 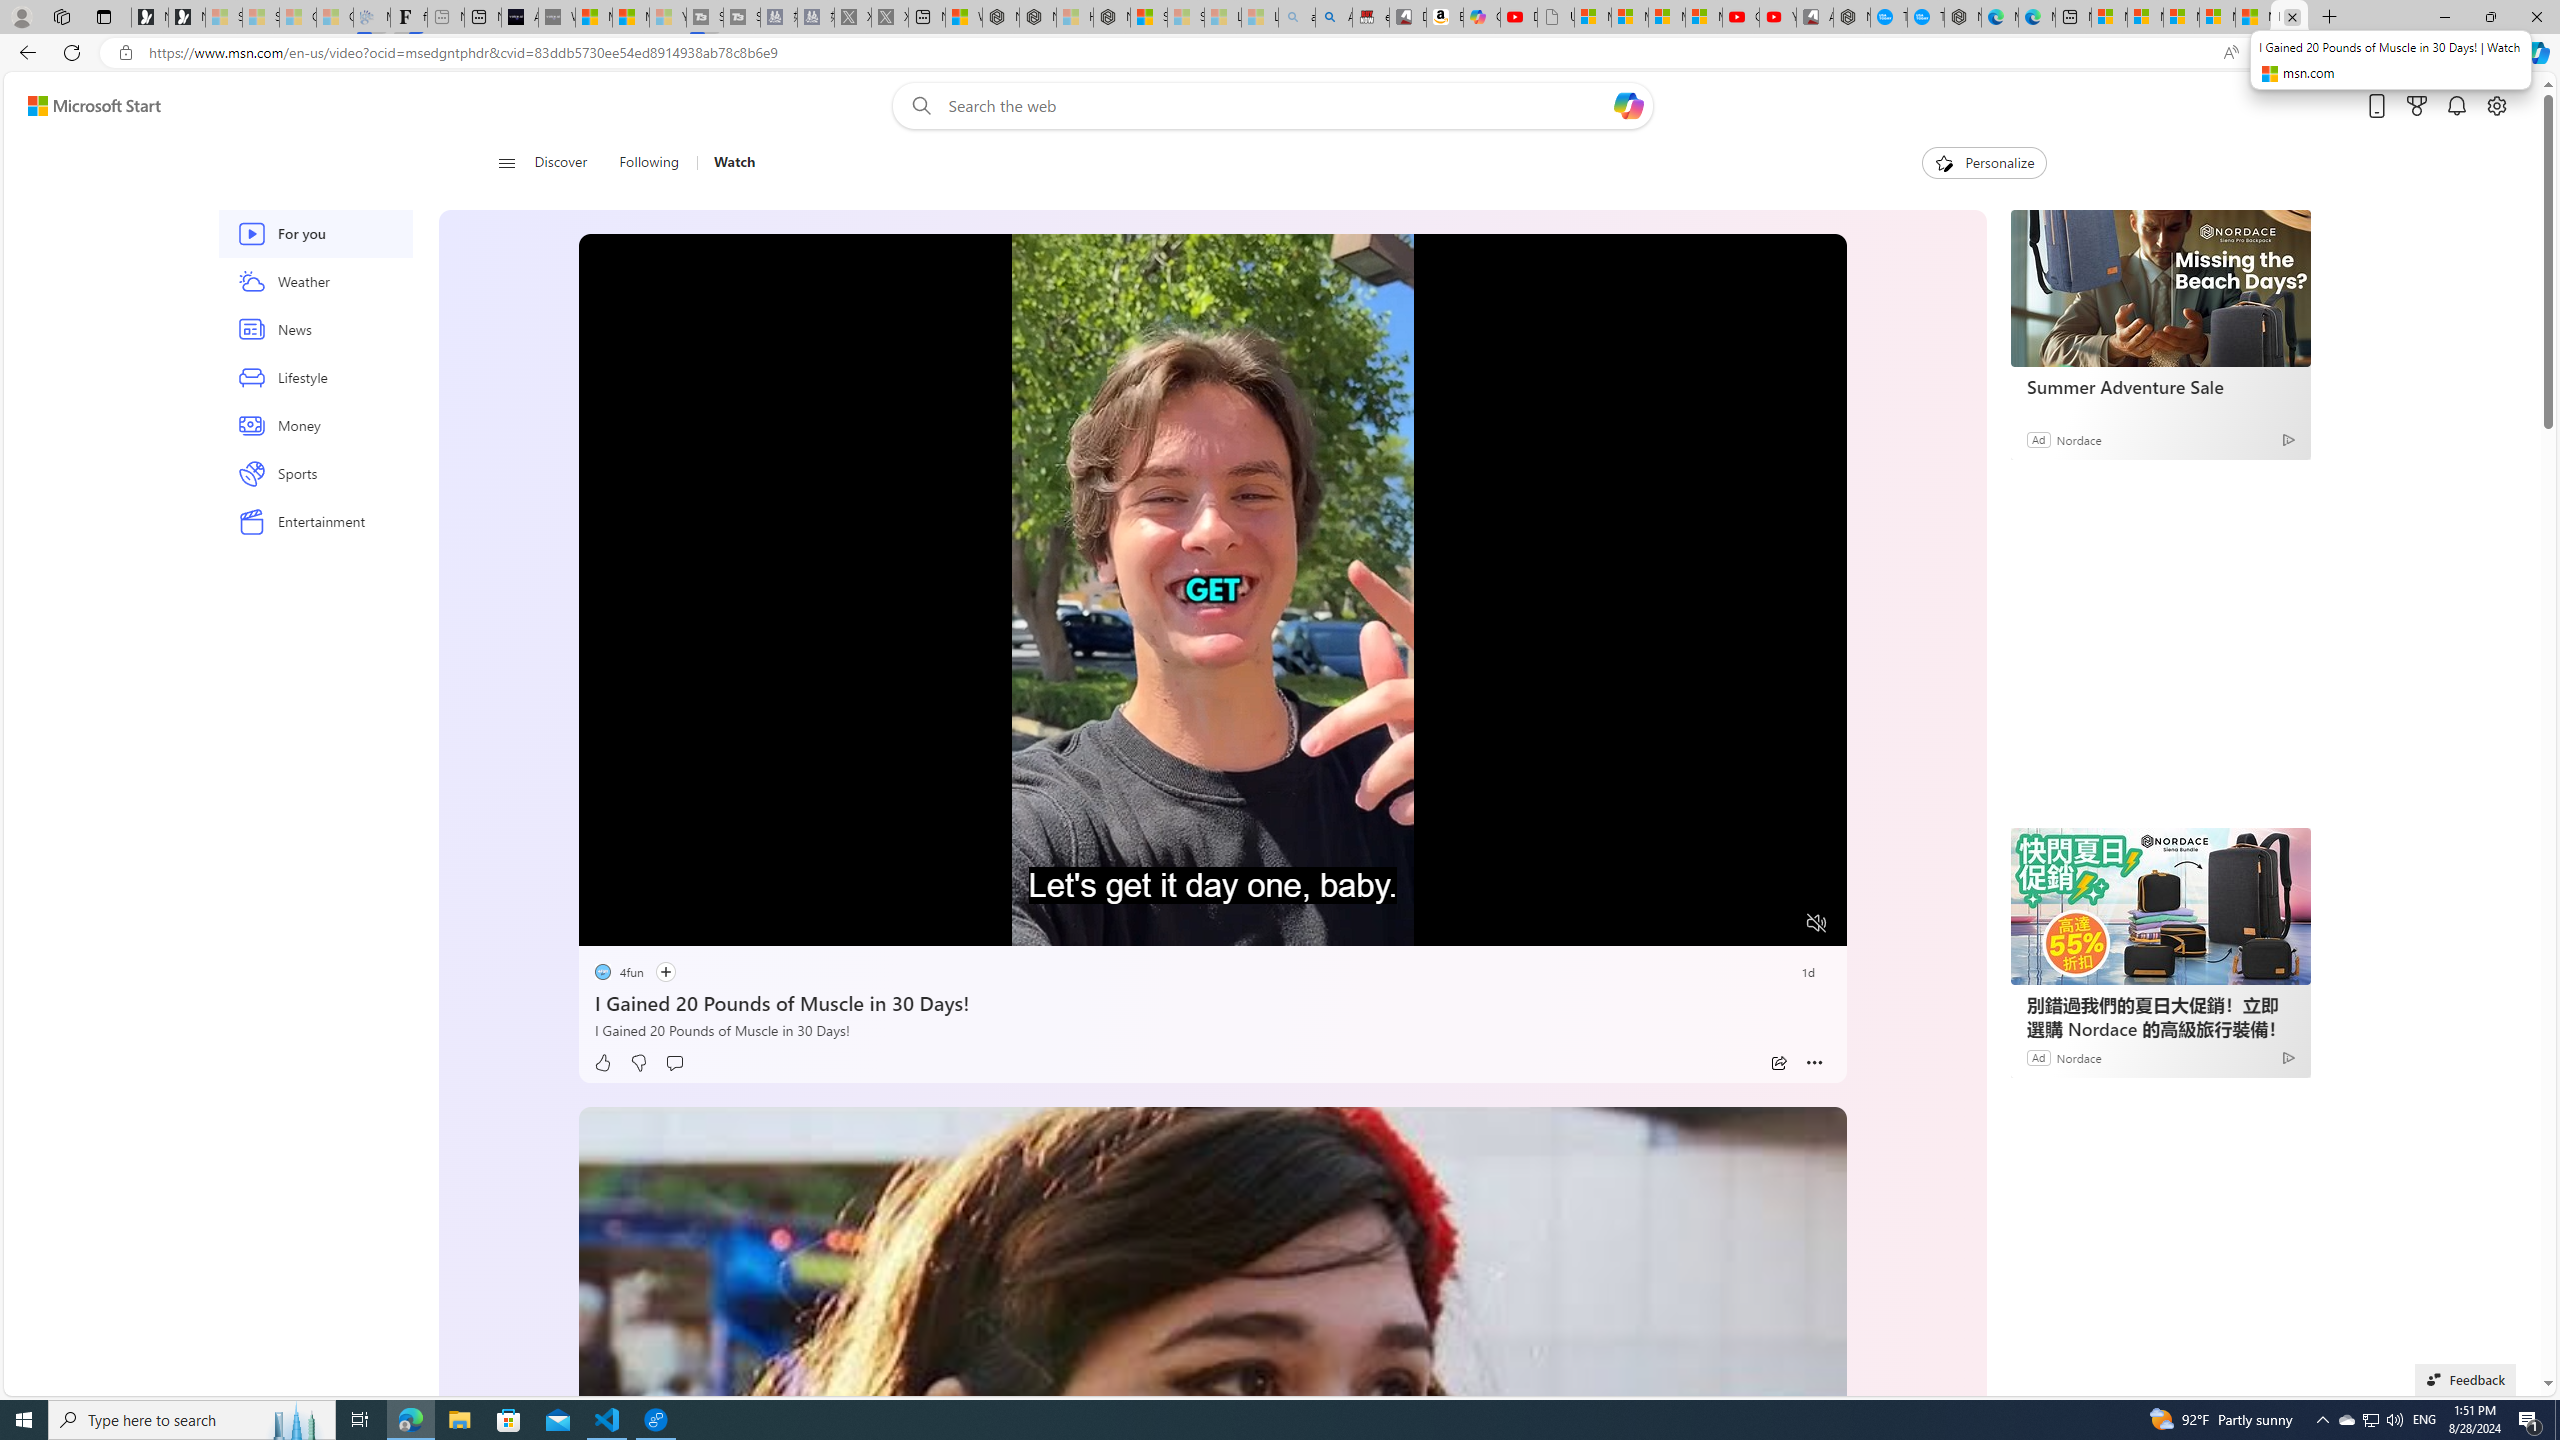 What do you see at coordinates (2416, 106) in the screenshot?
I see `'Microsoft rewards'` at bounding box center [2416, 106].